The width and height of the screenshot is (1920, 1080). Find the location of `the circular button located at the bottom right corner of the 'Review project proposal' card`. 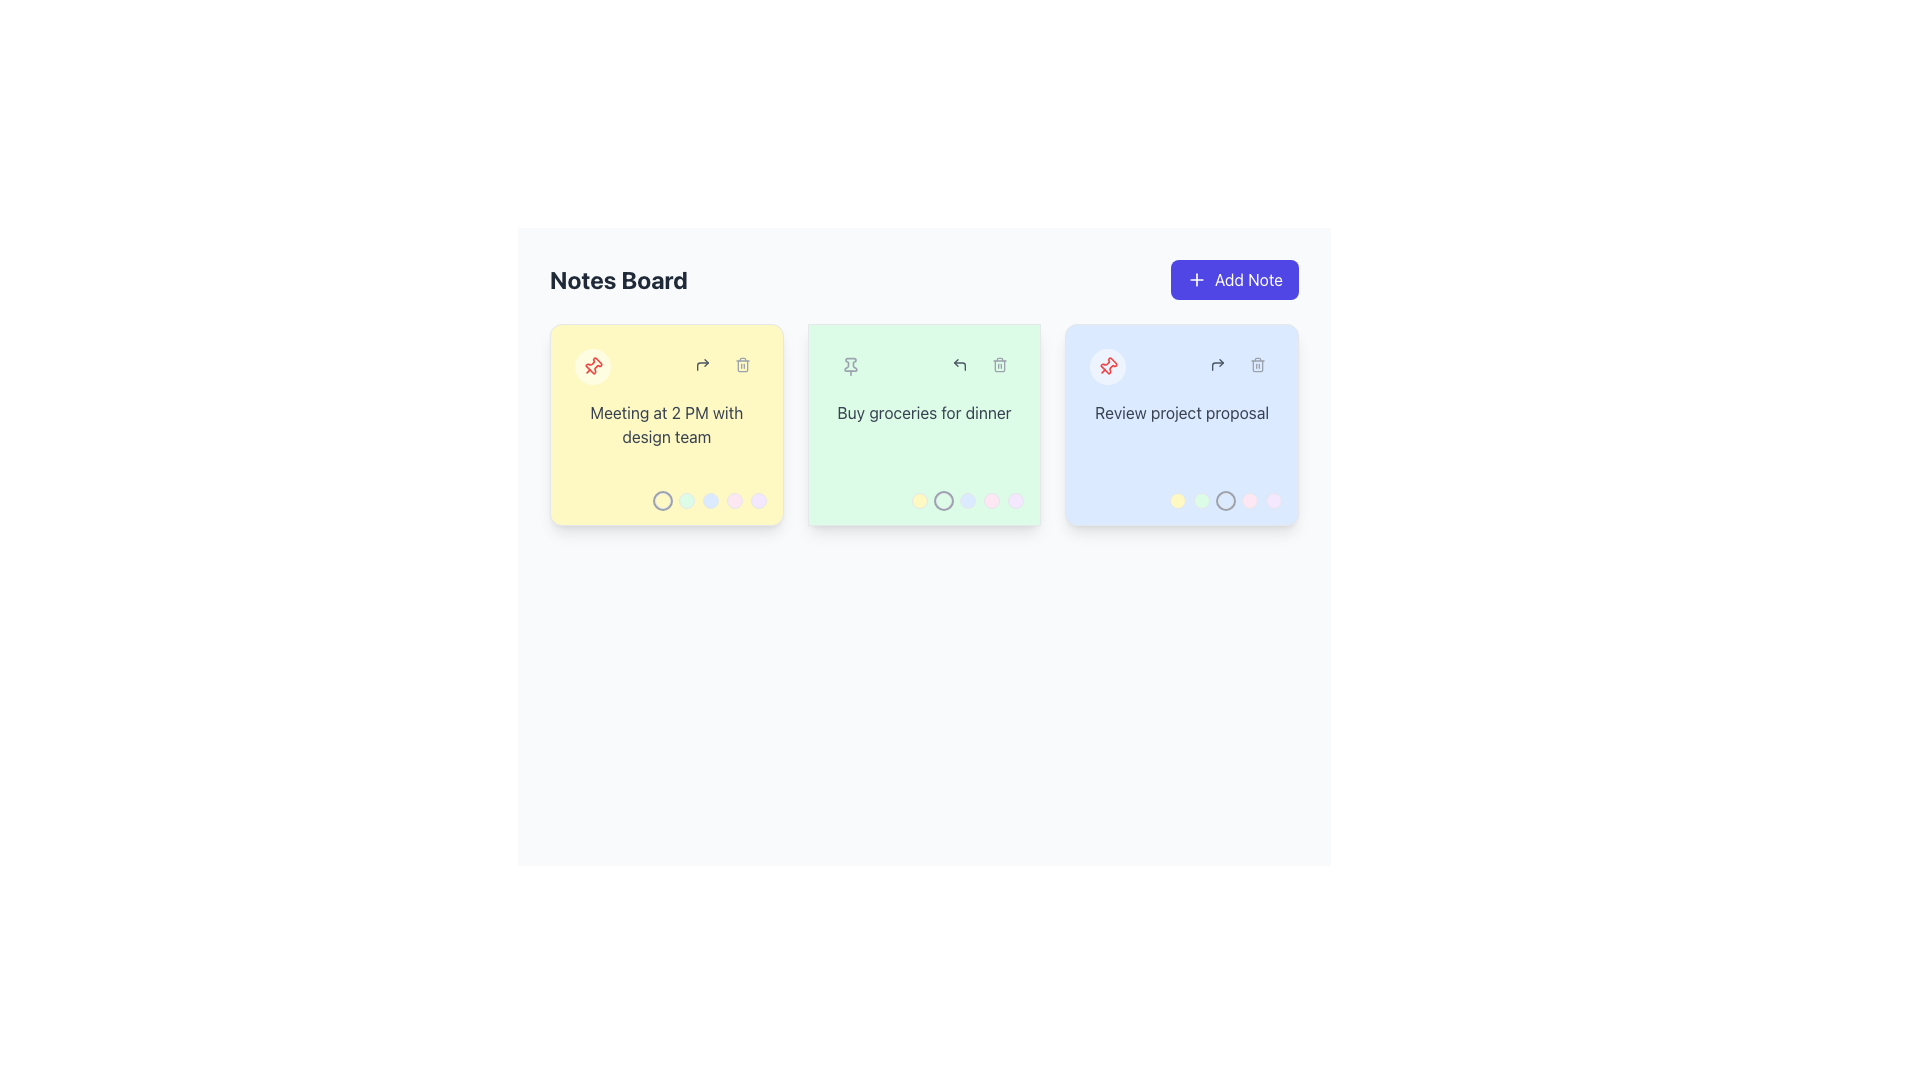

the circular button located at the bottom right corner of the 'Review project proposal' card is located at coordinates (1224, 500).